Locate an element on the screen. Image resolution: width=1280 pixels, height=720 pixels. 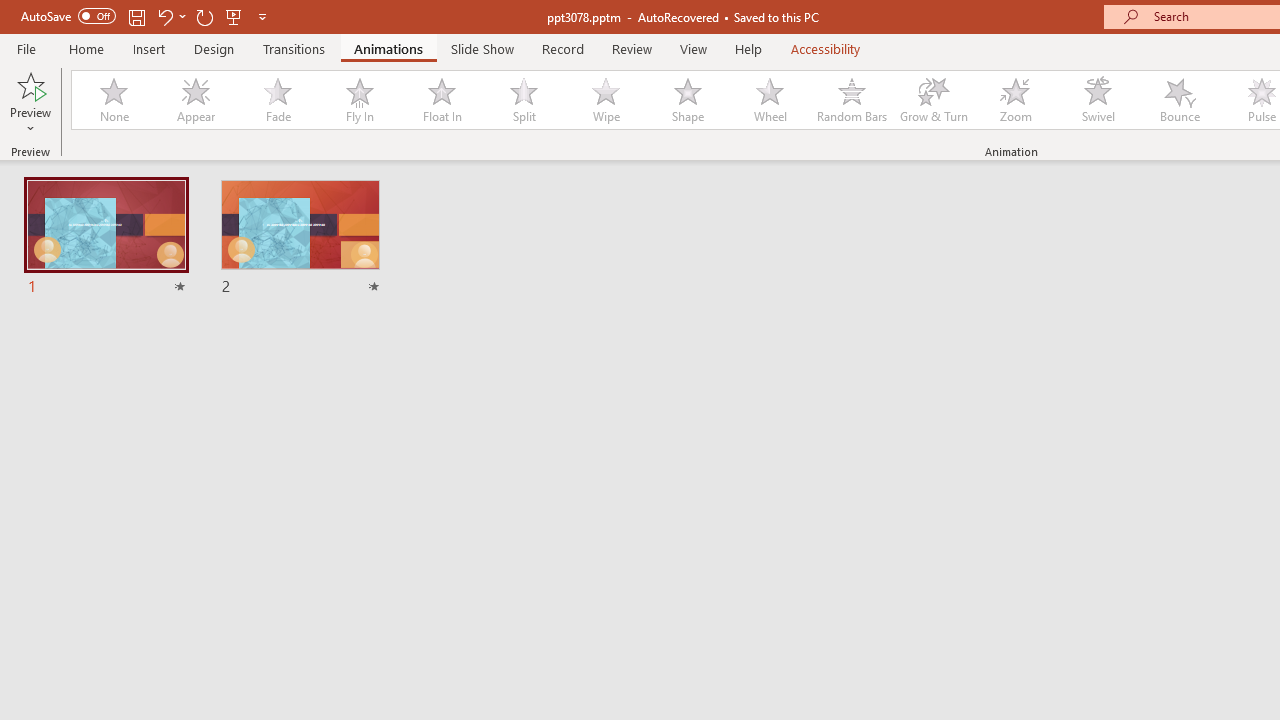
'None' is located at coordinates (112, 100).